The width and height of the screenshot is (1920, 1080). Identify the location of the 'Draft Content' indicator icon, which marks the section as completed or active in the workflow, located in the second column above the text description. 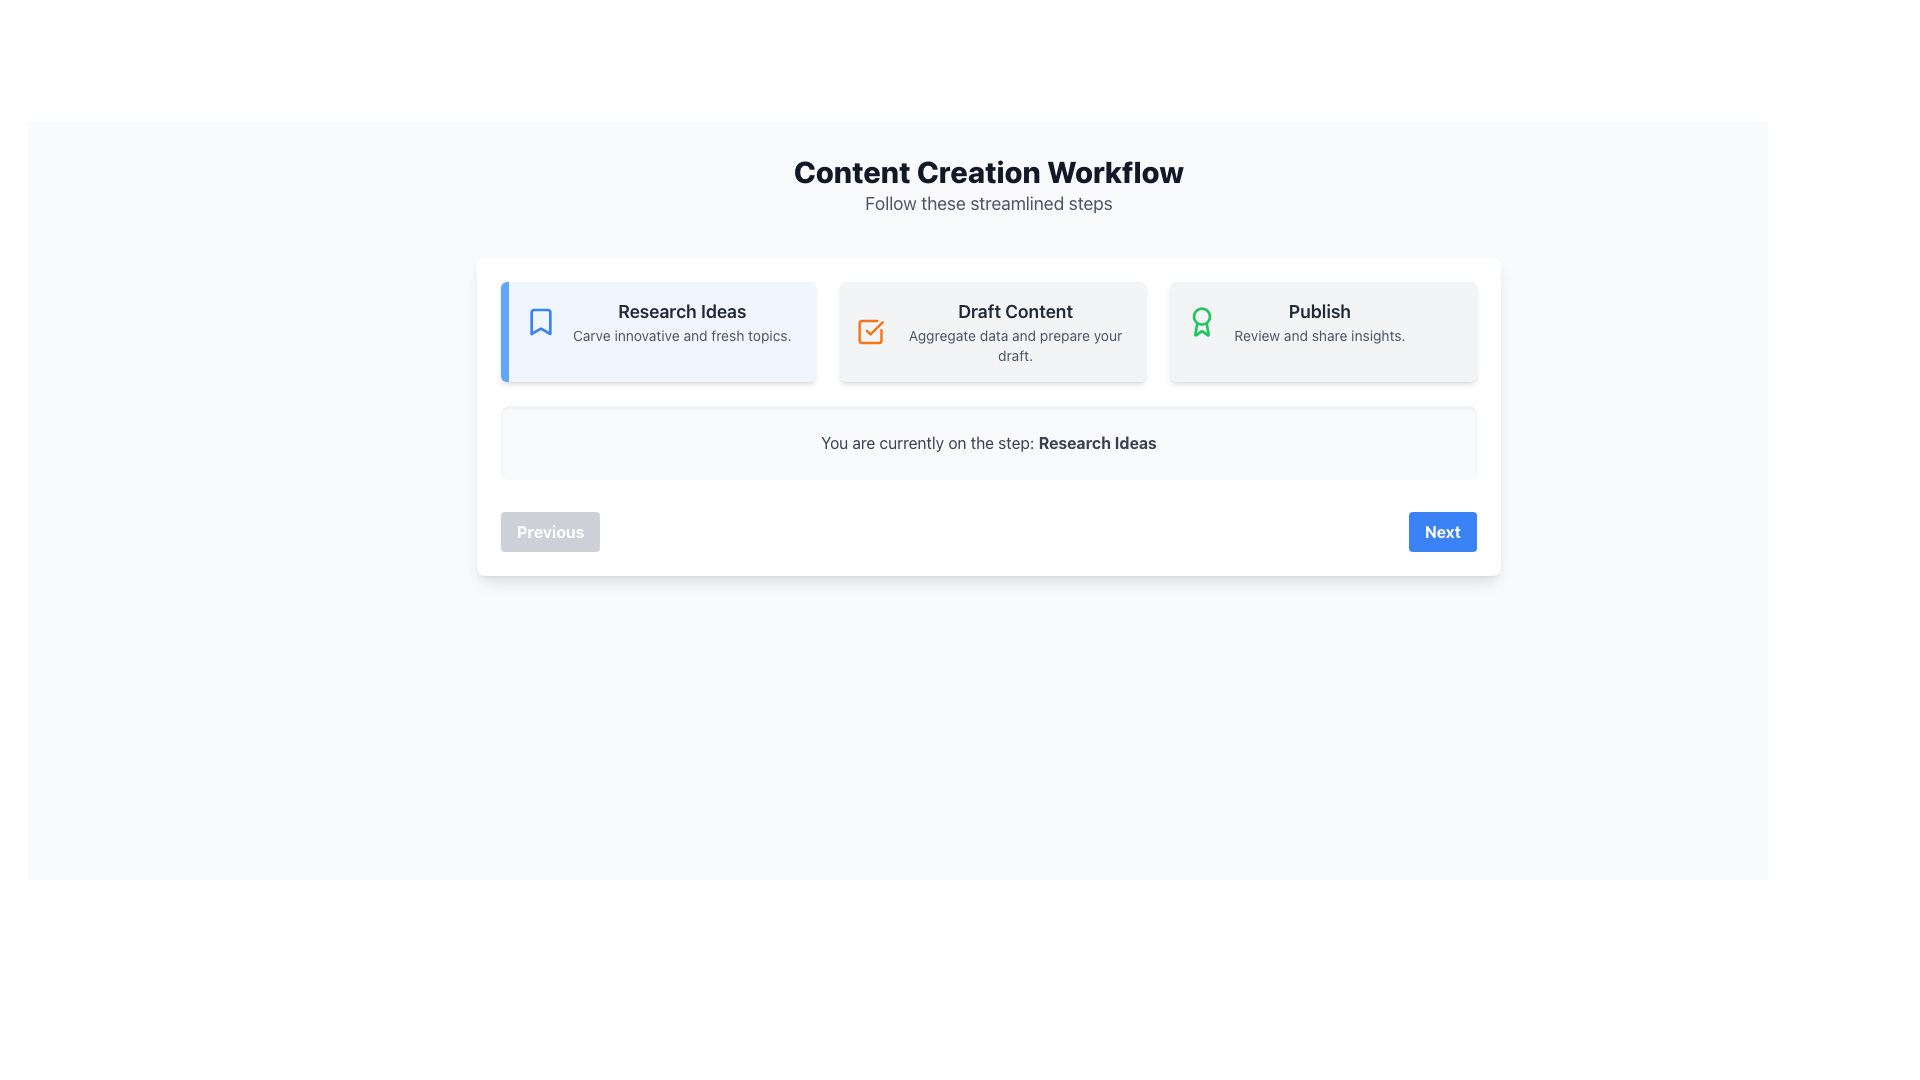
(870, 330).